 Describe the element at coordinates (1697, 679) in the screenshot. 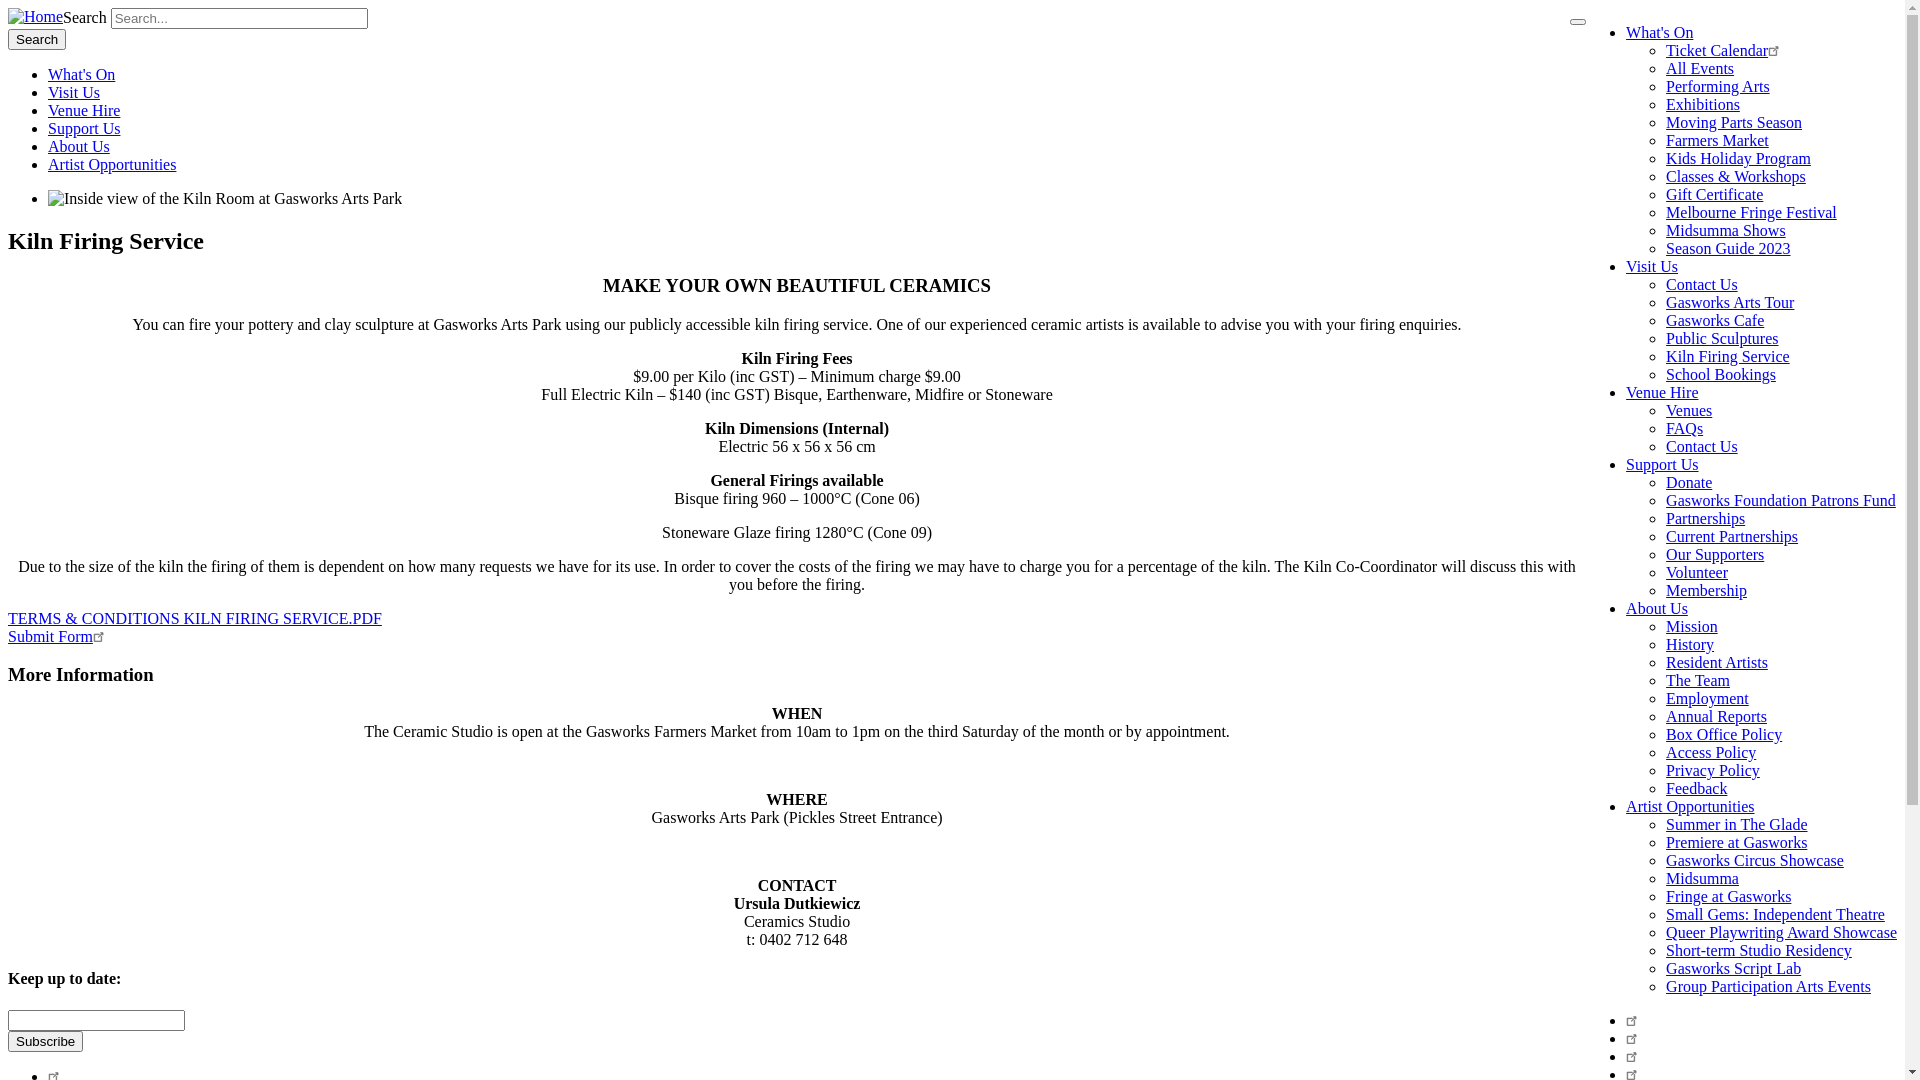

I see `'The Team'` at that location.